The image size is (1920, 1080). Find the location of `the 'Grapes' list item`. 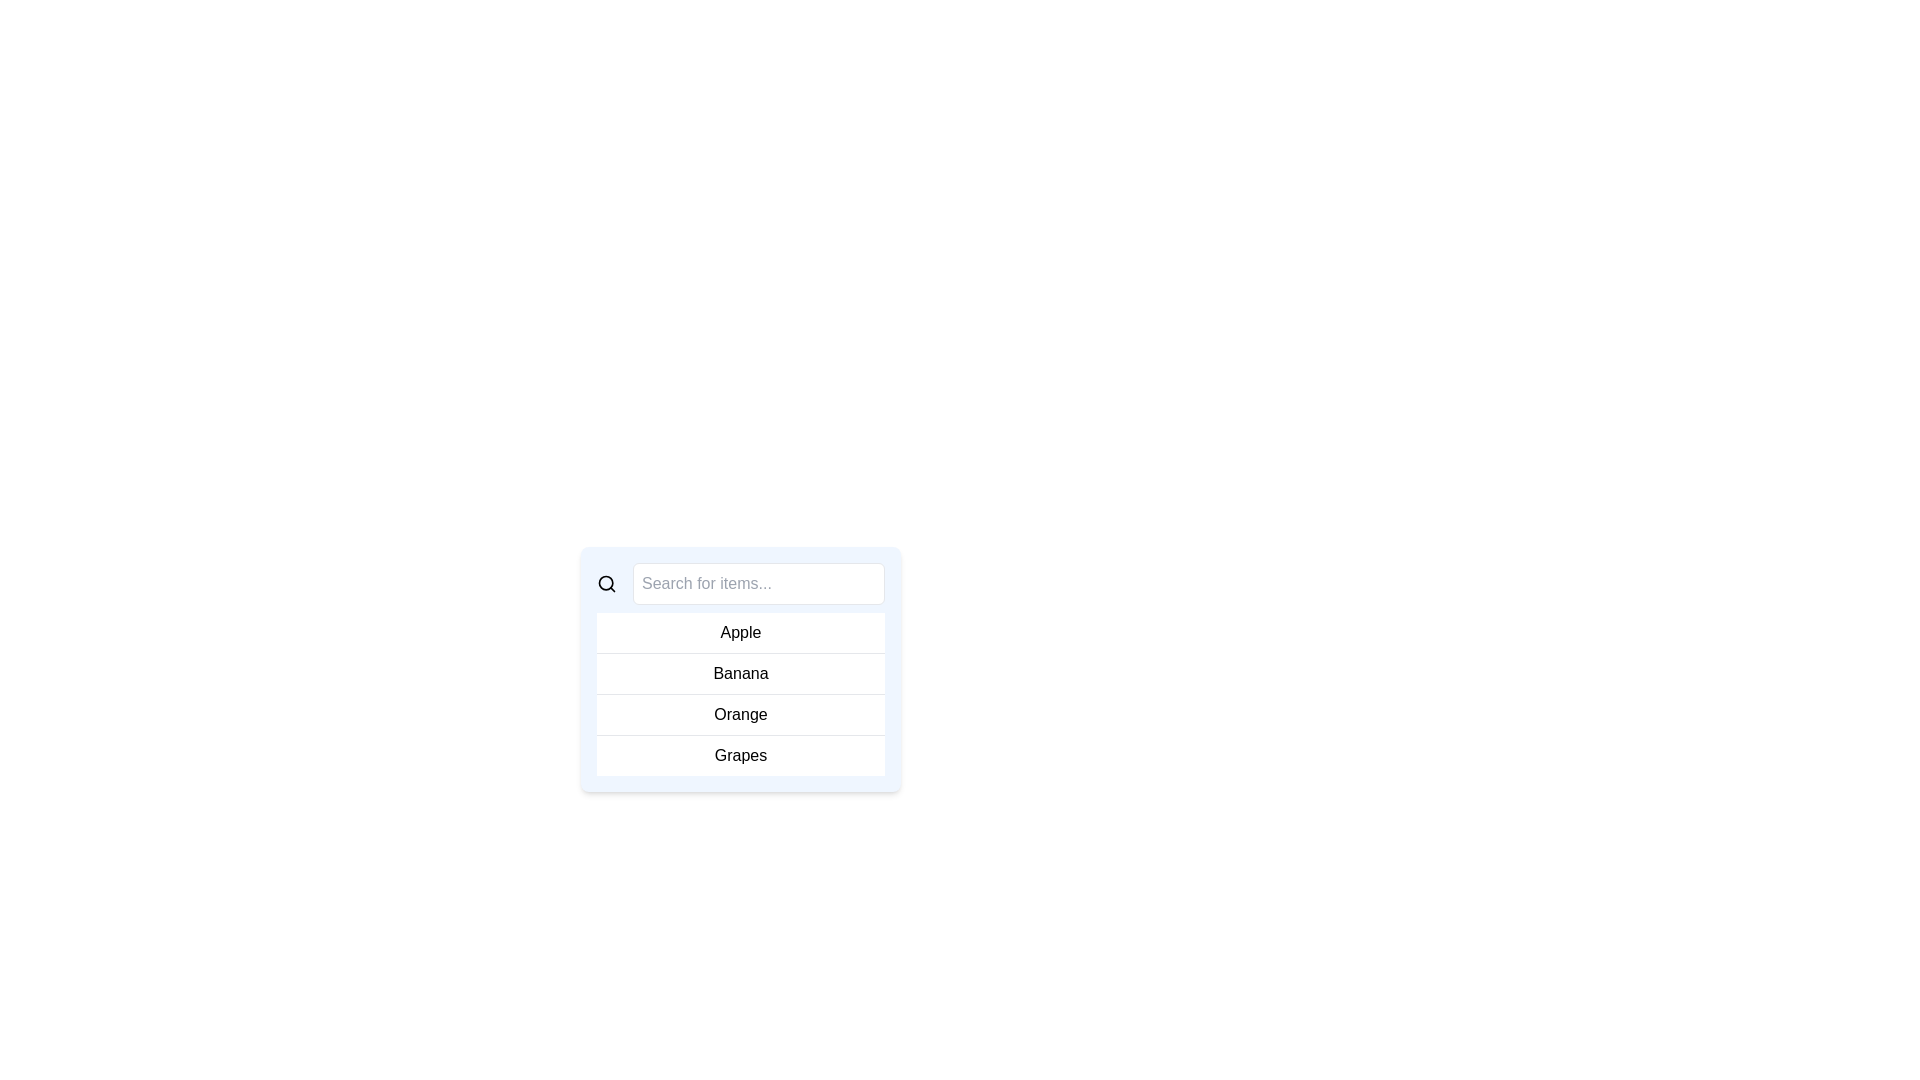

the 'Grapes' list item is located at coordinates (739, 756).